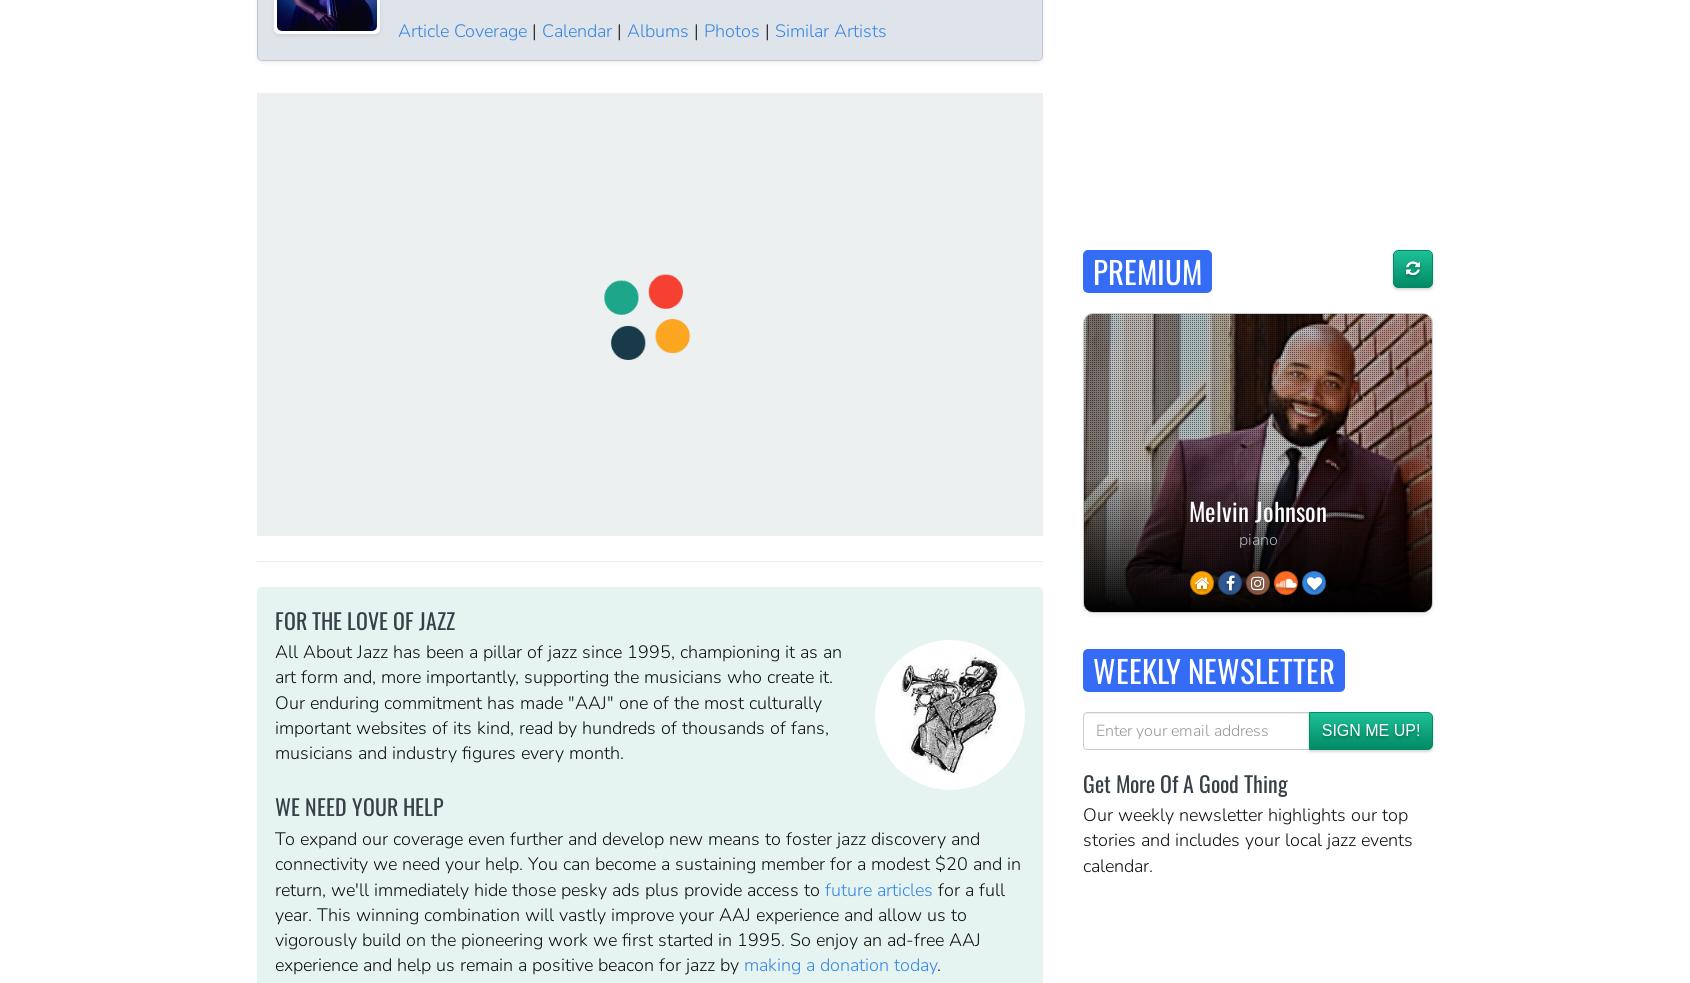  Describe the element at coordinates (937, 965) in the screenshot. I see `'.'` at that location.